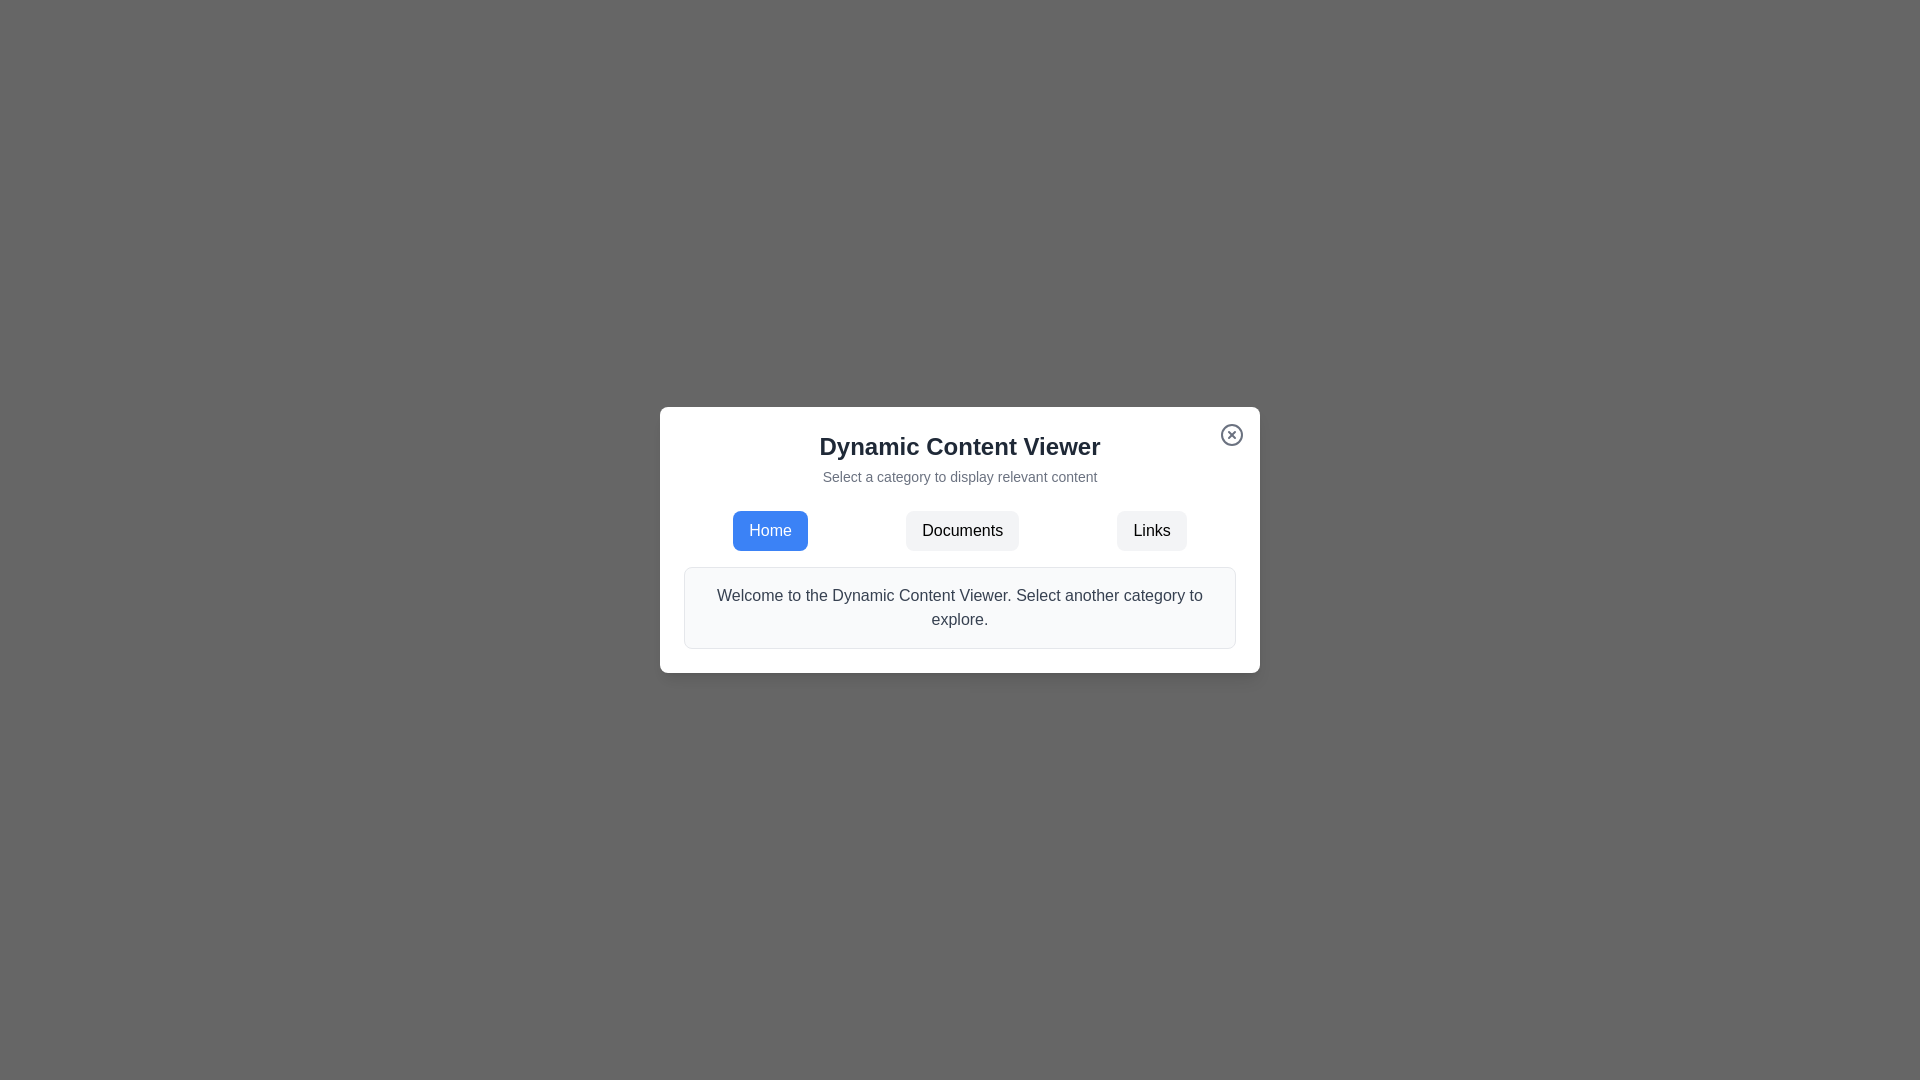 Image resolution: width=1920 pixels, height=1080 pixels. Describe the element at coordinates (1231, 434) in the screenshot. I see `the circular 'X' button at the top-right corner of the 'Dynamic Content Viewer' dialog box to change its color state` at that location.